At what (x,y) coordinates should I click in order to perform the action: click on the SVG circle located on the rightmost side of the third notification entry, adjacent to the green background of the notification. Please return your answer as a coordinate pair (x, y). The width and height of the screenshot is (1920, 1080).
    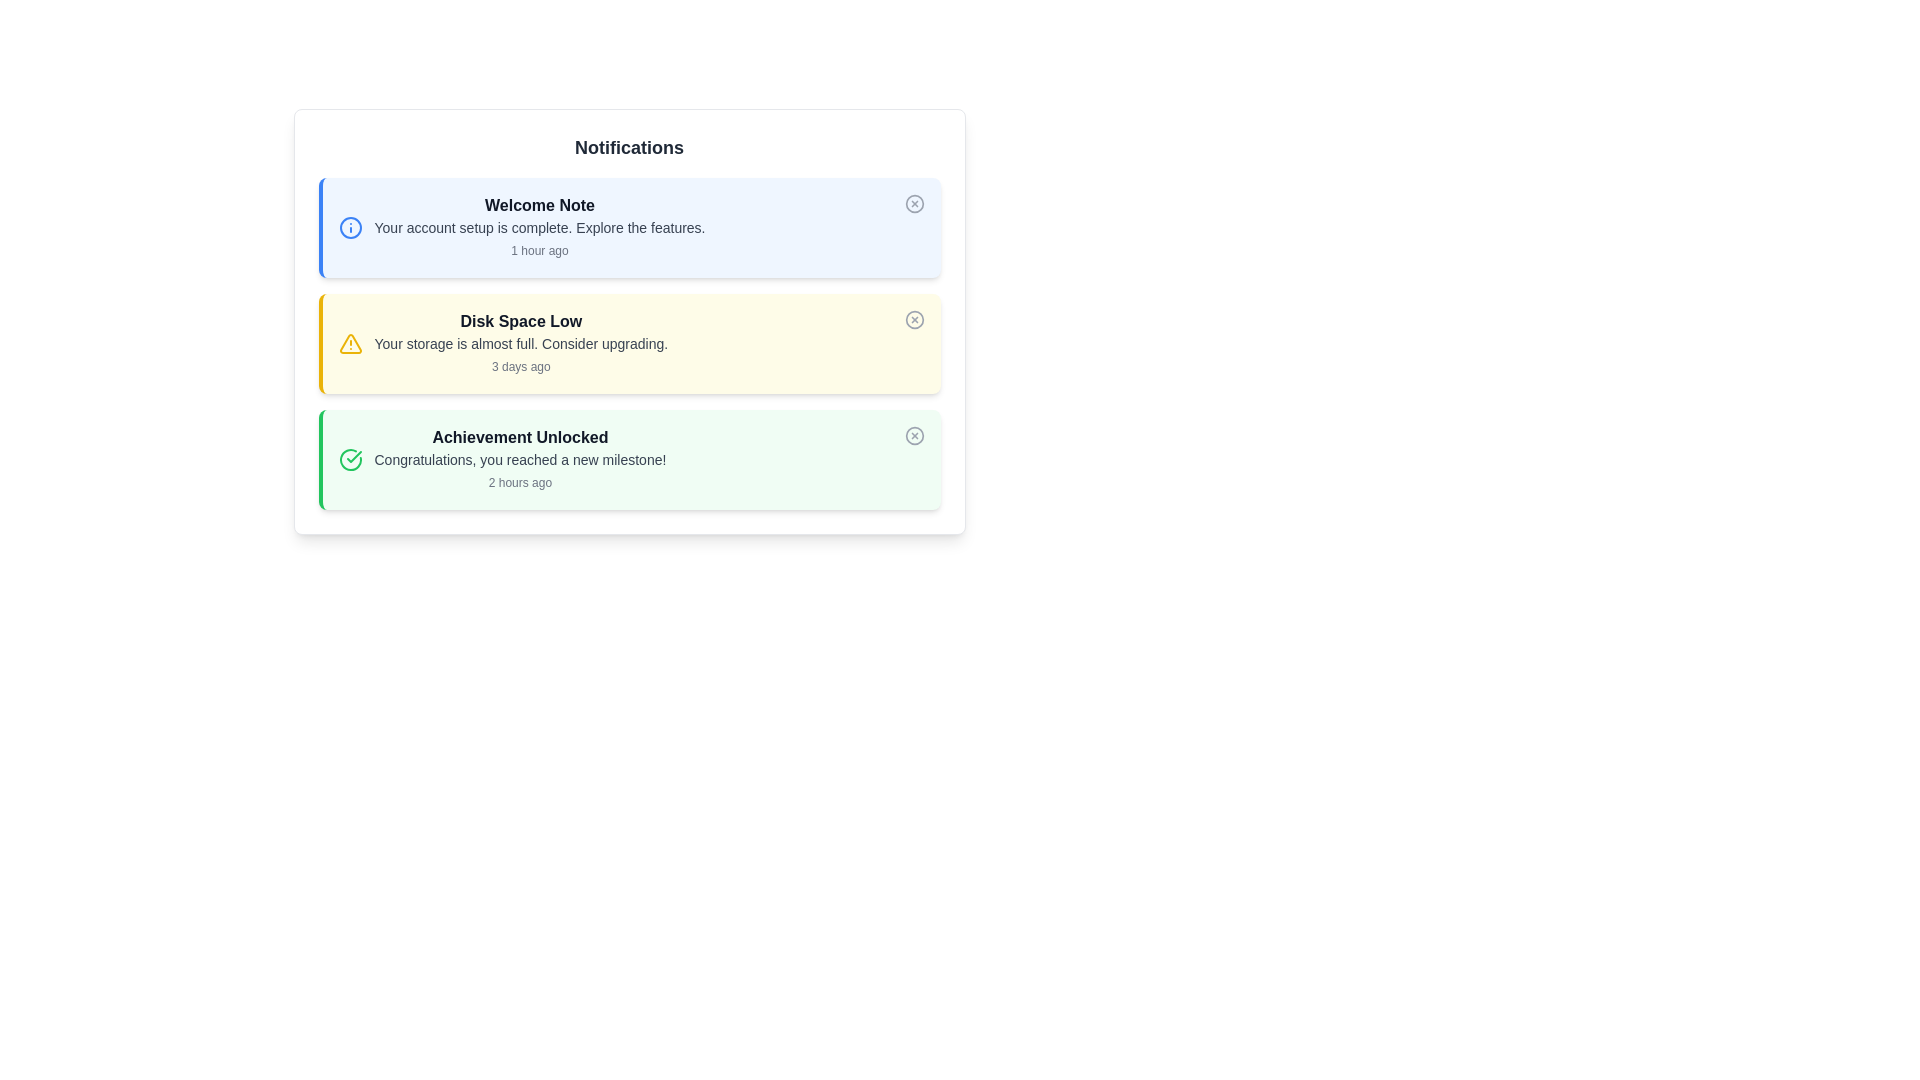
    Looking at the image, I should click on (913, 434).